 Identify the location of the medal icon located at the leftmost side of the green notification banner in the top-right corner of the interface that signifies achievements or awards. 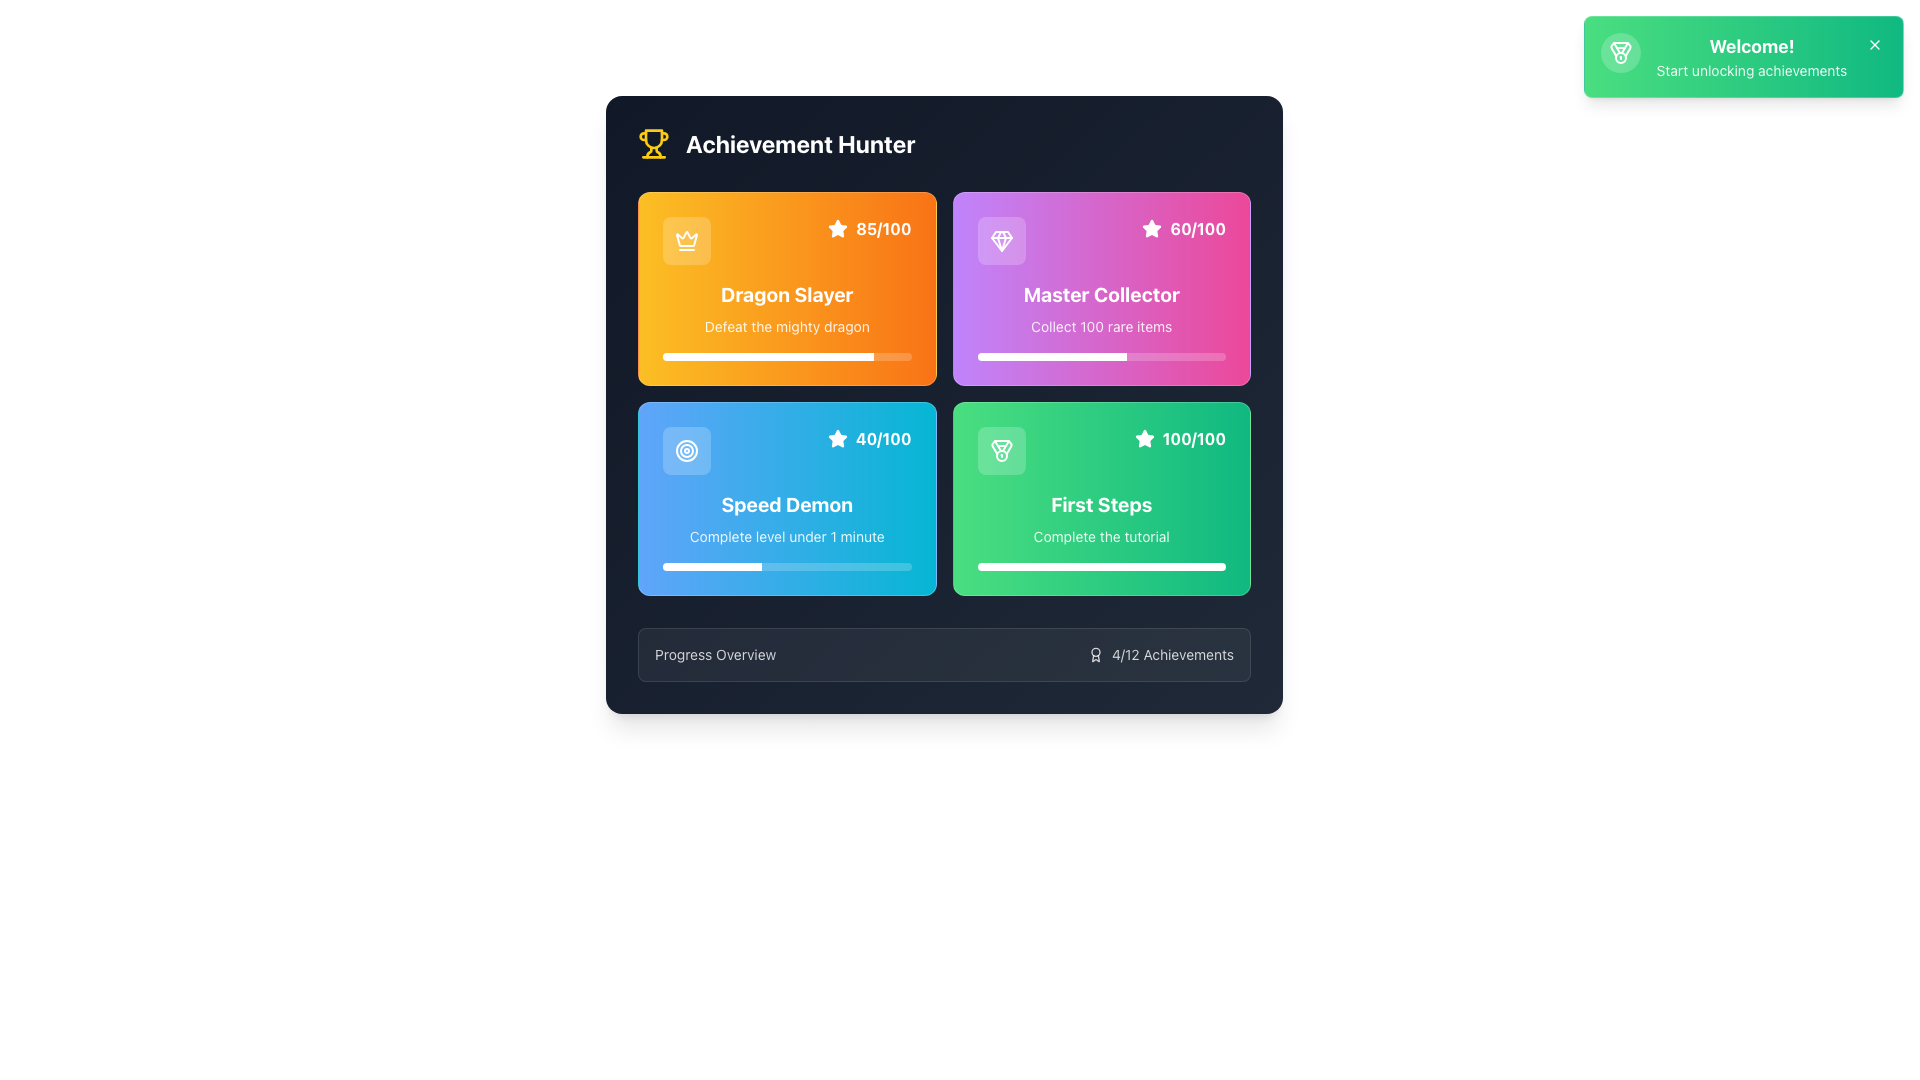
(1621, 52).